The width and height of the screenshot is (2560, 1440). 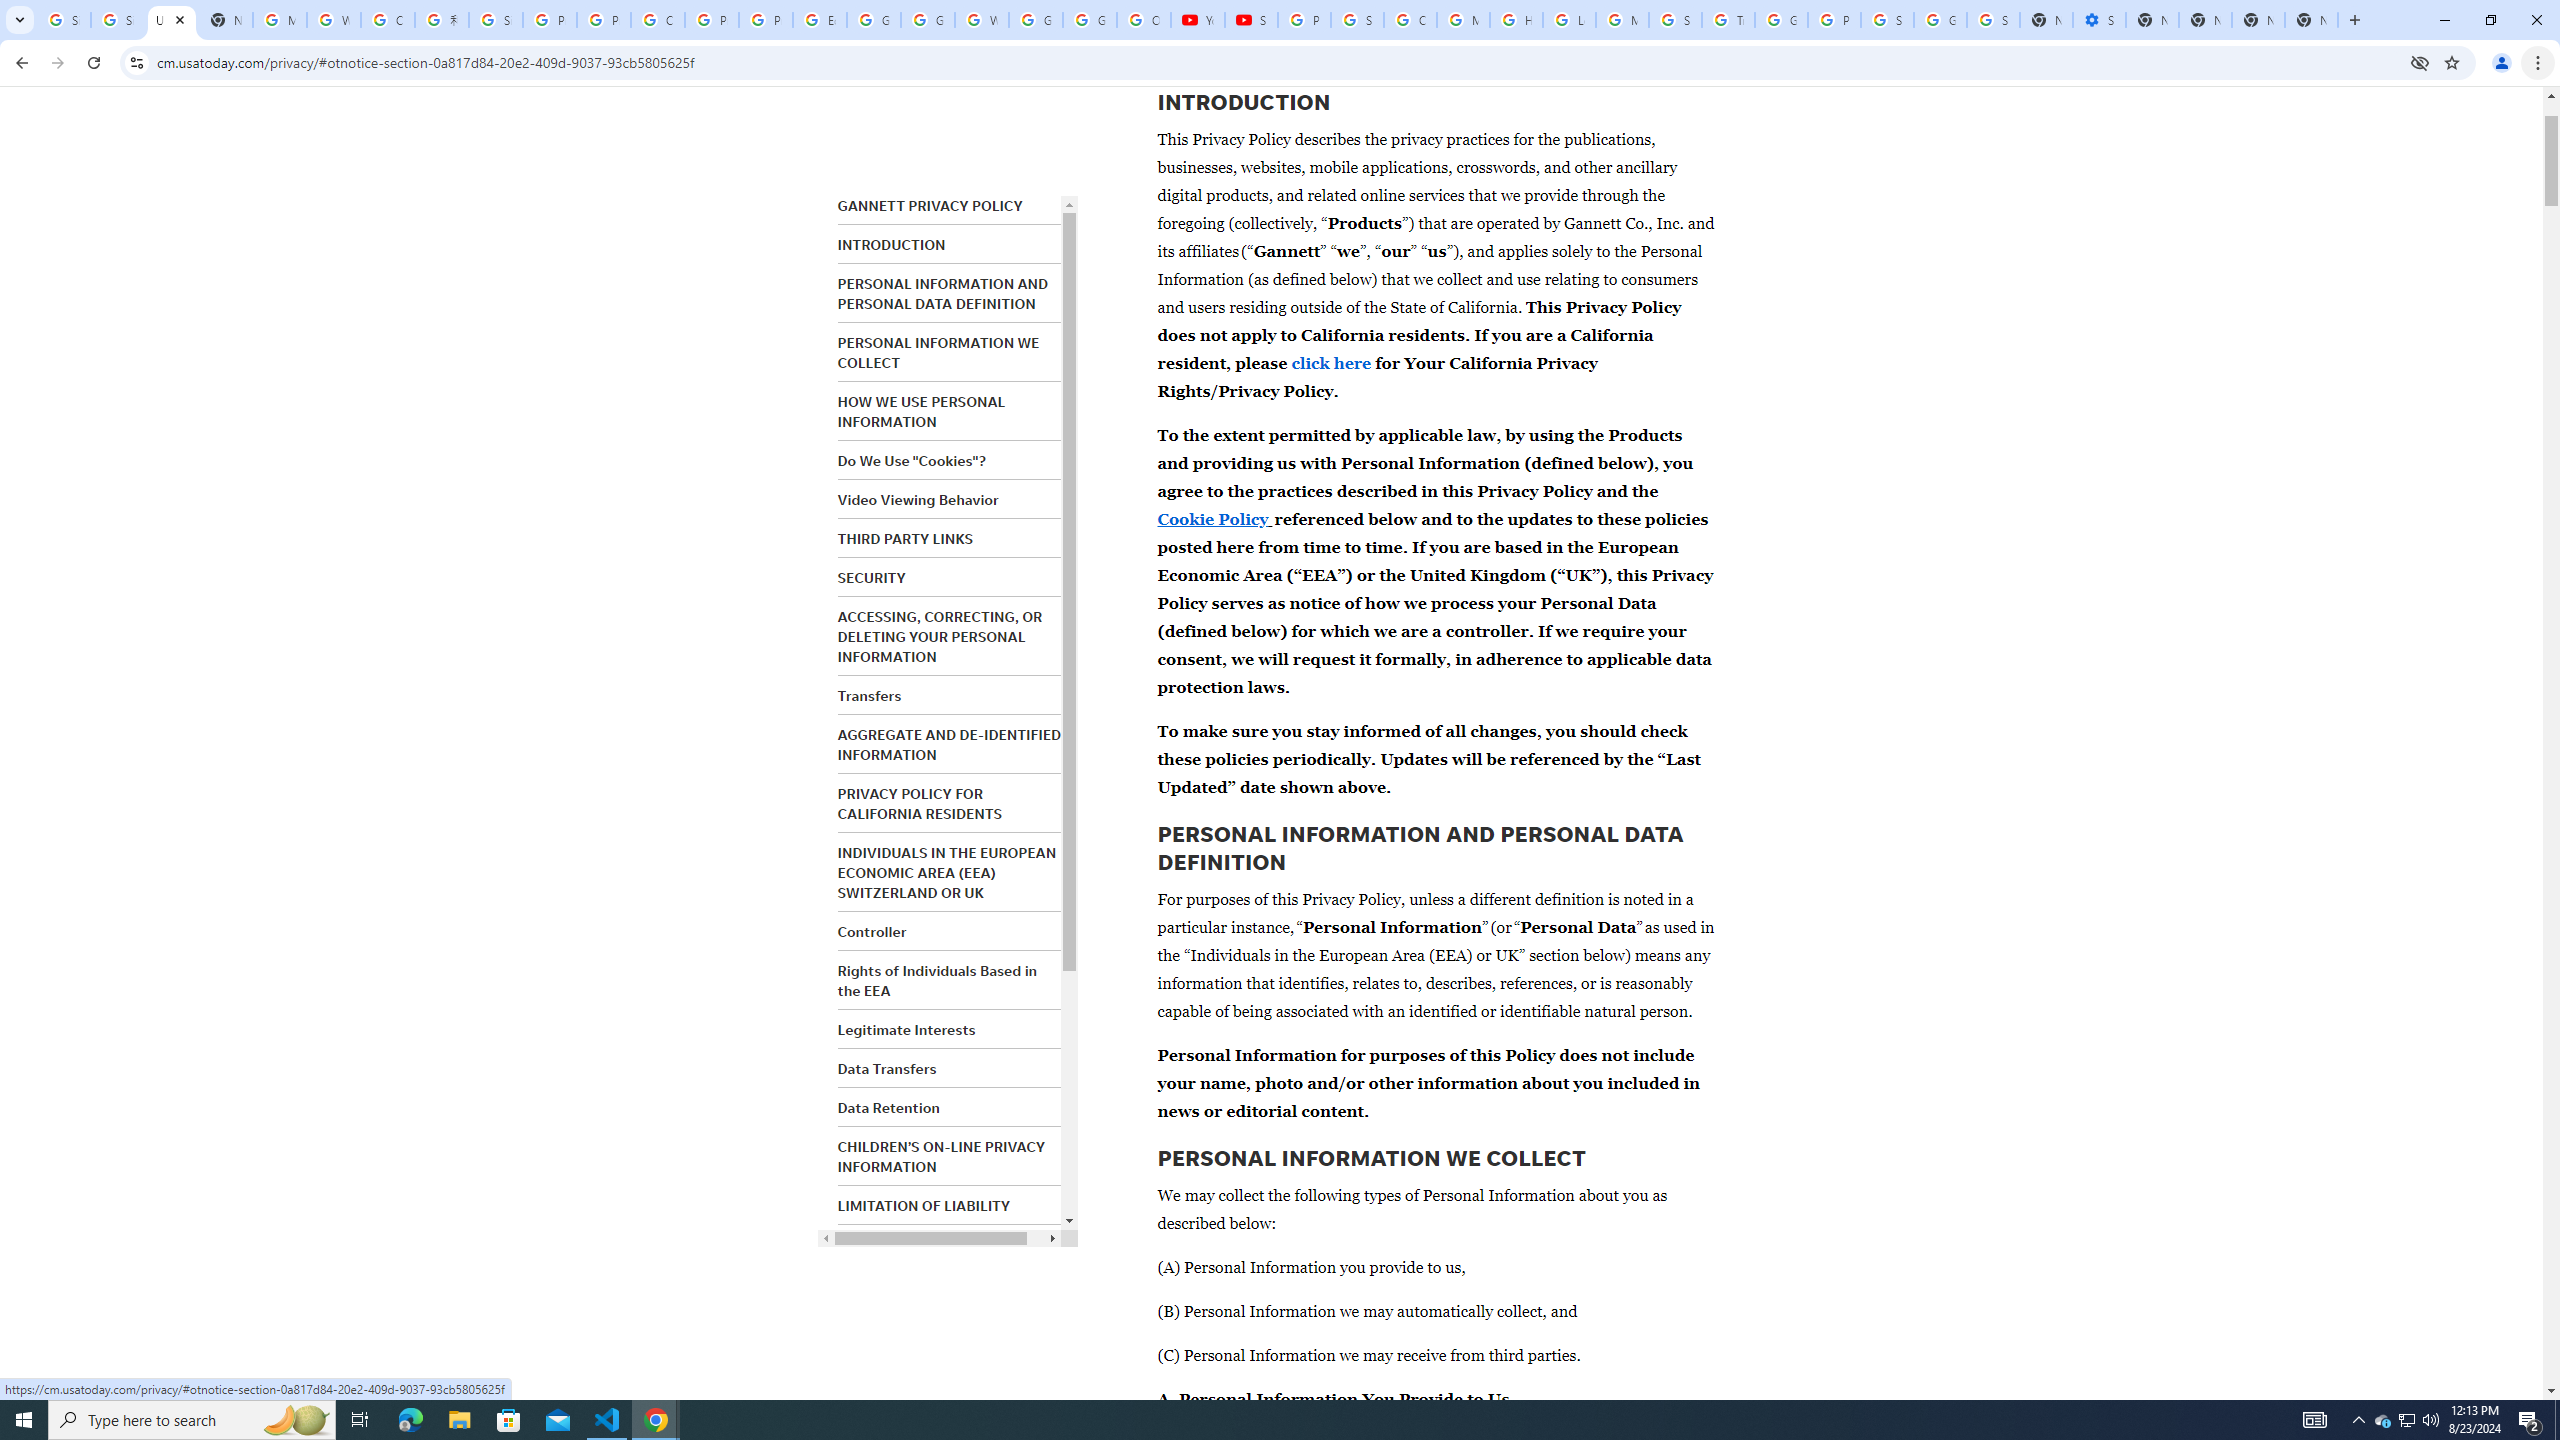 I want to click on 'Subscriptions - YouTube', so click(x=1251, y=19).